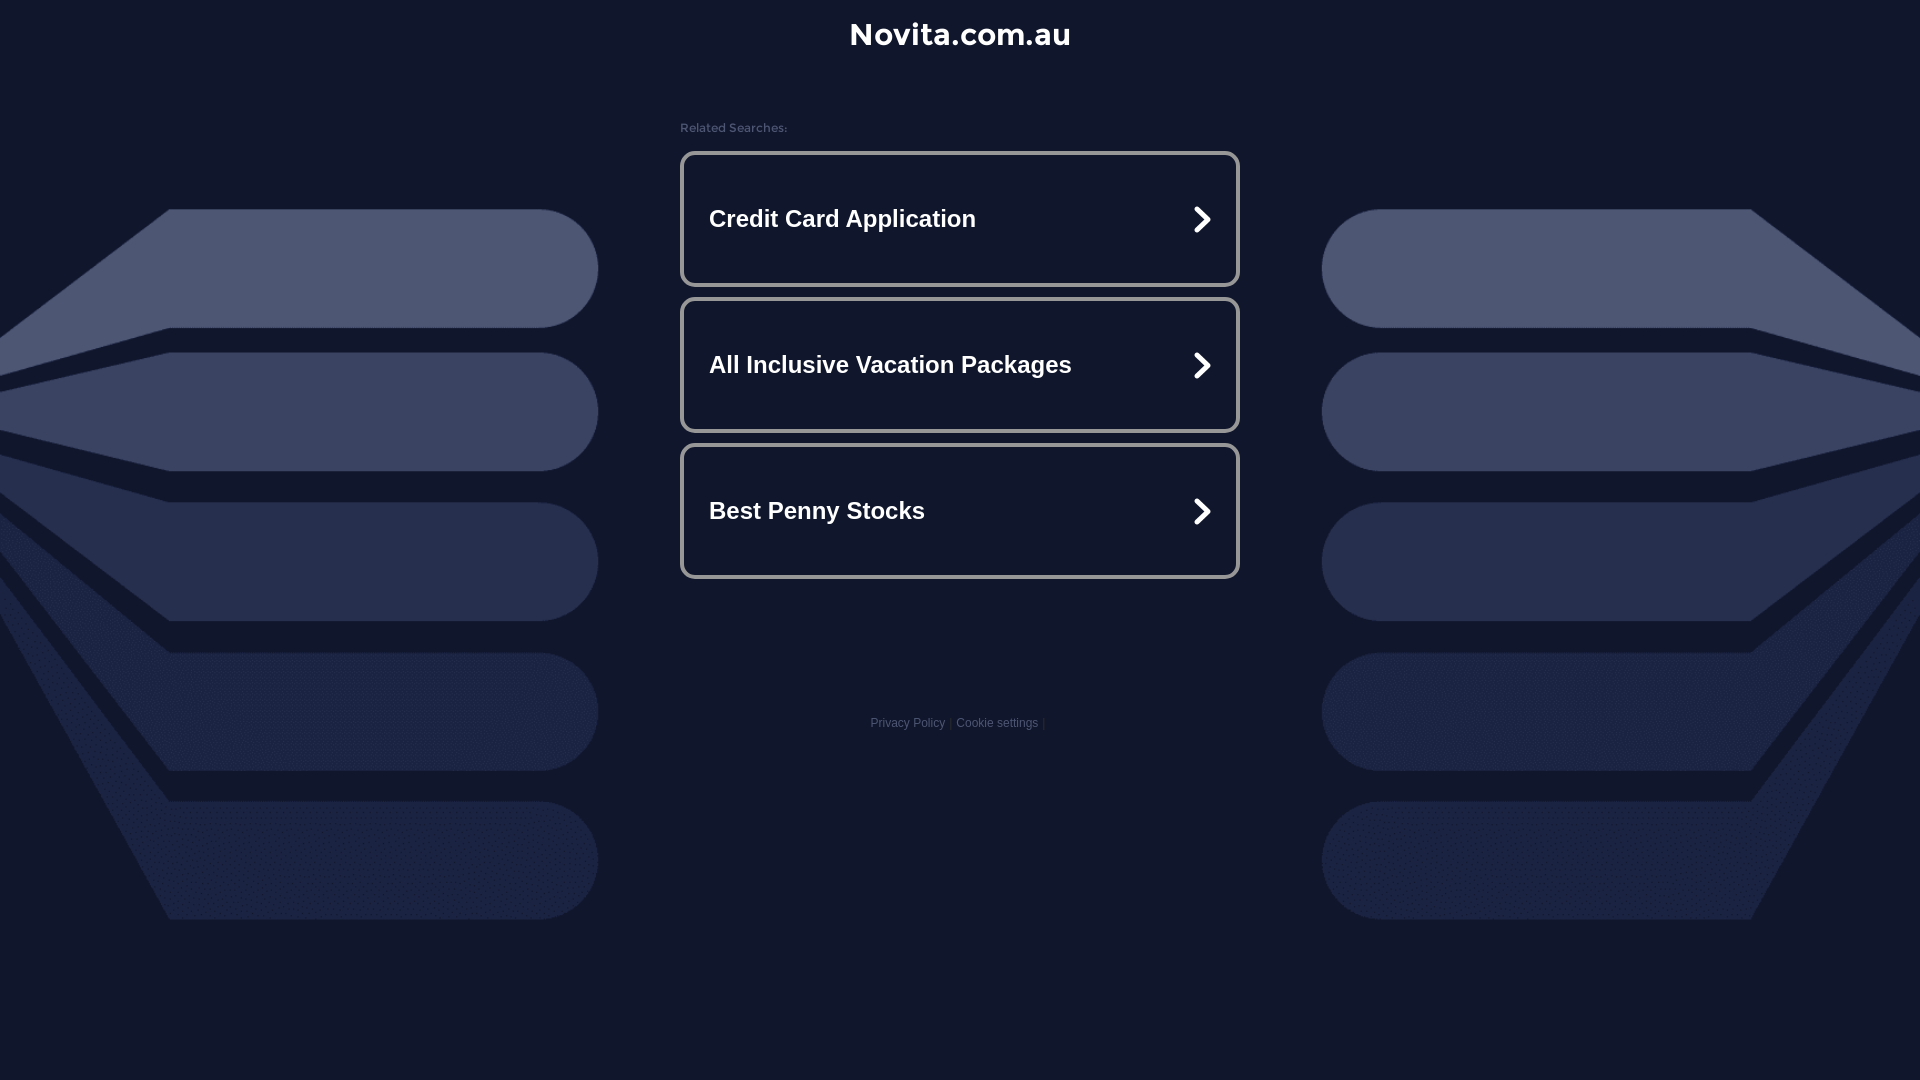  I want to click on 'Privacy Policy', so click(906, 722).